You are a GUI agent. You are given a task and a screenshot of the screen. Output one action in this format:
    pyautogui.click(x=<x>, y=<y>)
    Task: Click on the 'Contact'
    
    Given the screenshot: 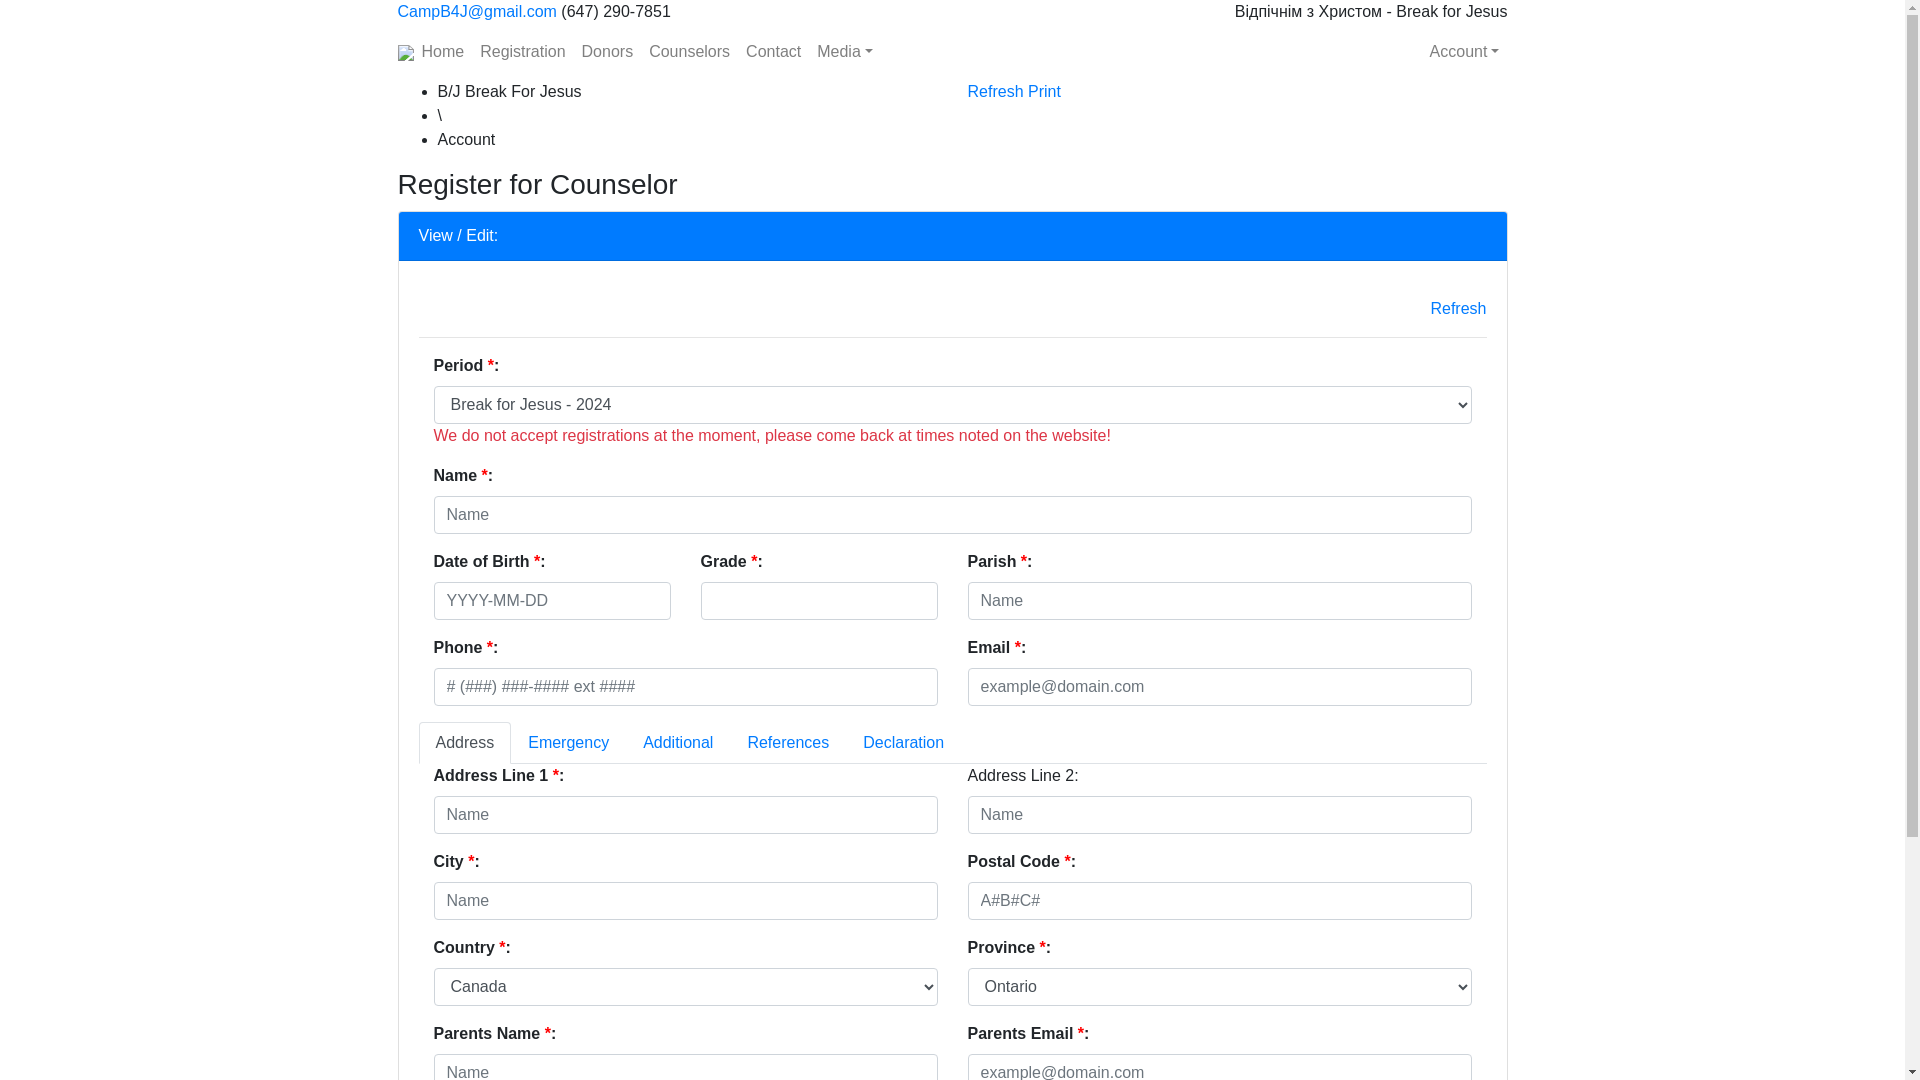 What is the action you would take?
    pyautogui.click(x=772, y=50)
    